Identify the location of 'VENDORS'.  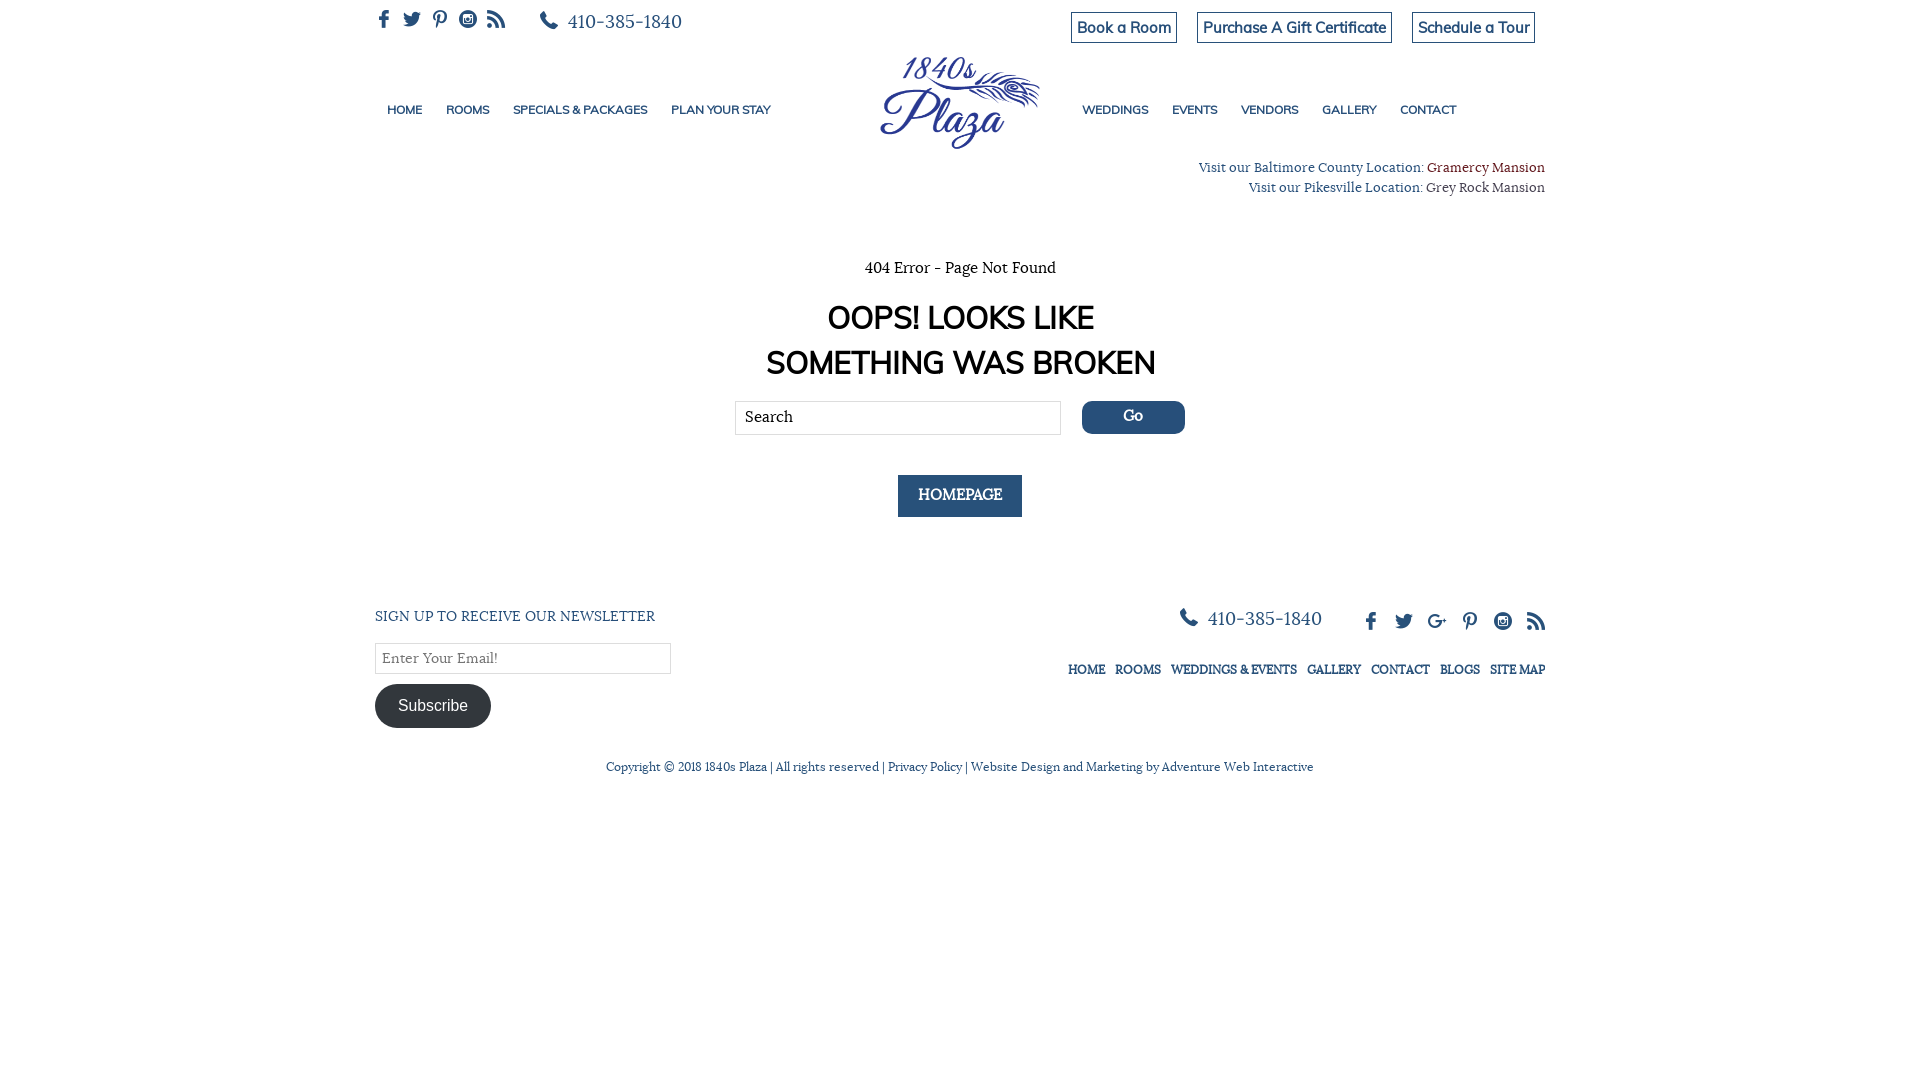
(1227, 110).